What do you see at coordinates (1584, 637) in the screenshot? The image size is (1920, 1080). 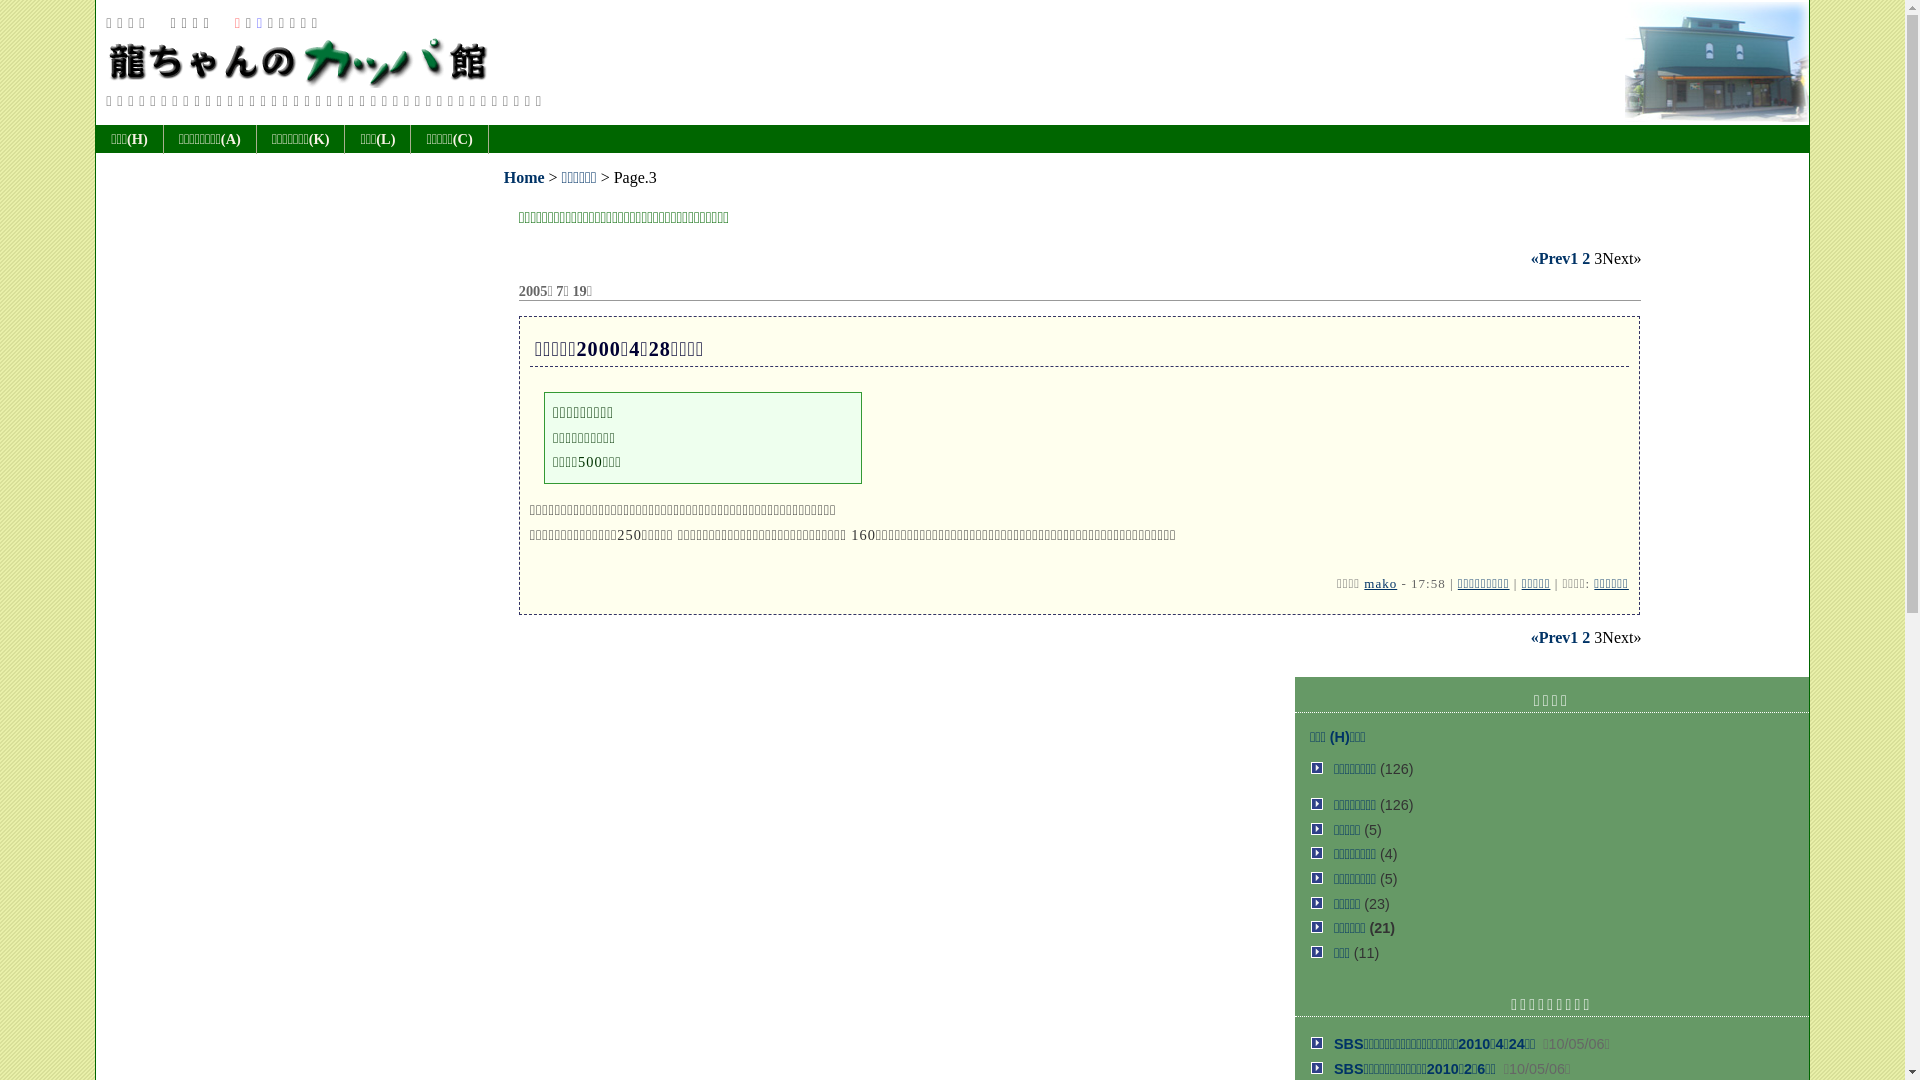 I see `'2'` at bounding box center [1584, 637].